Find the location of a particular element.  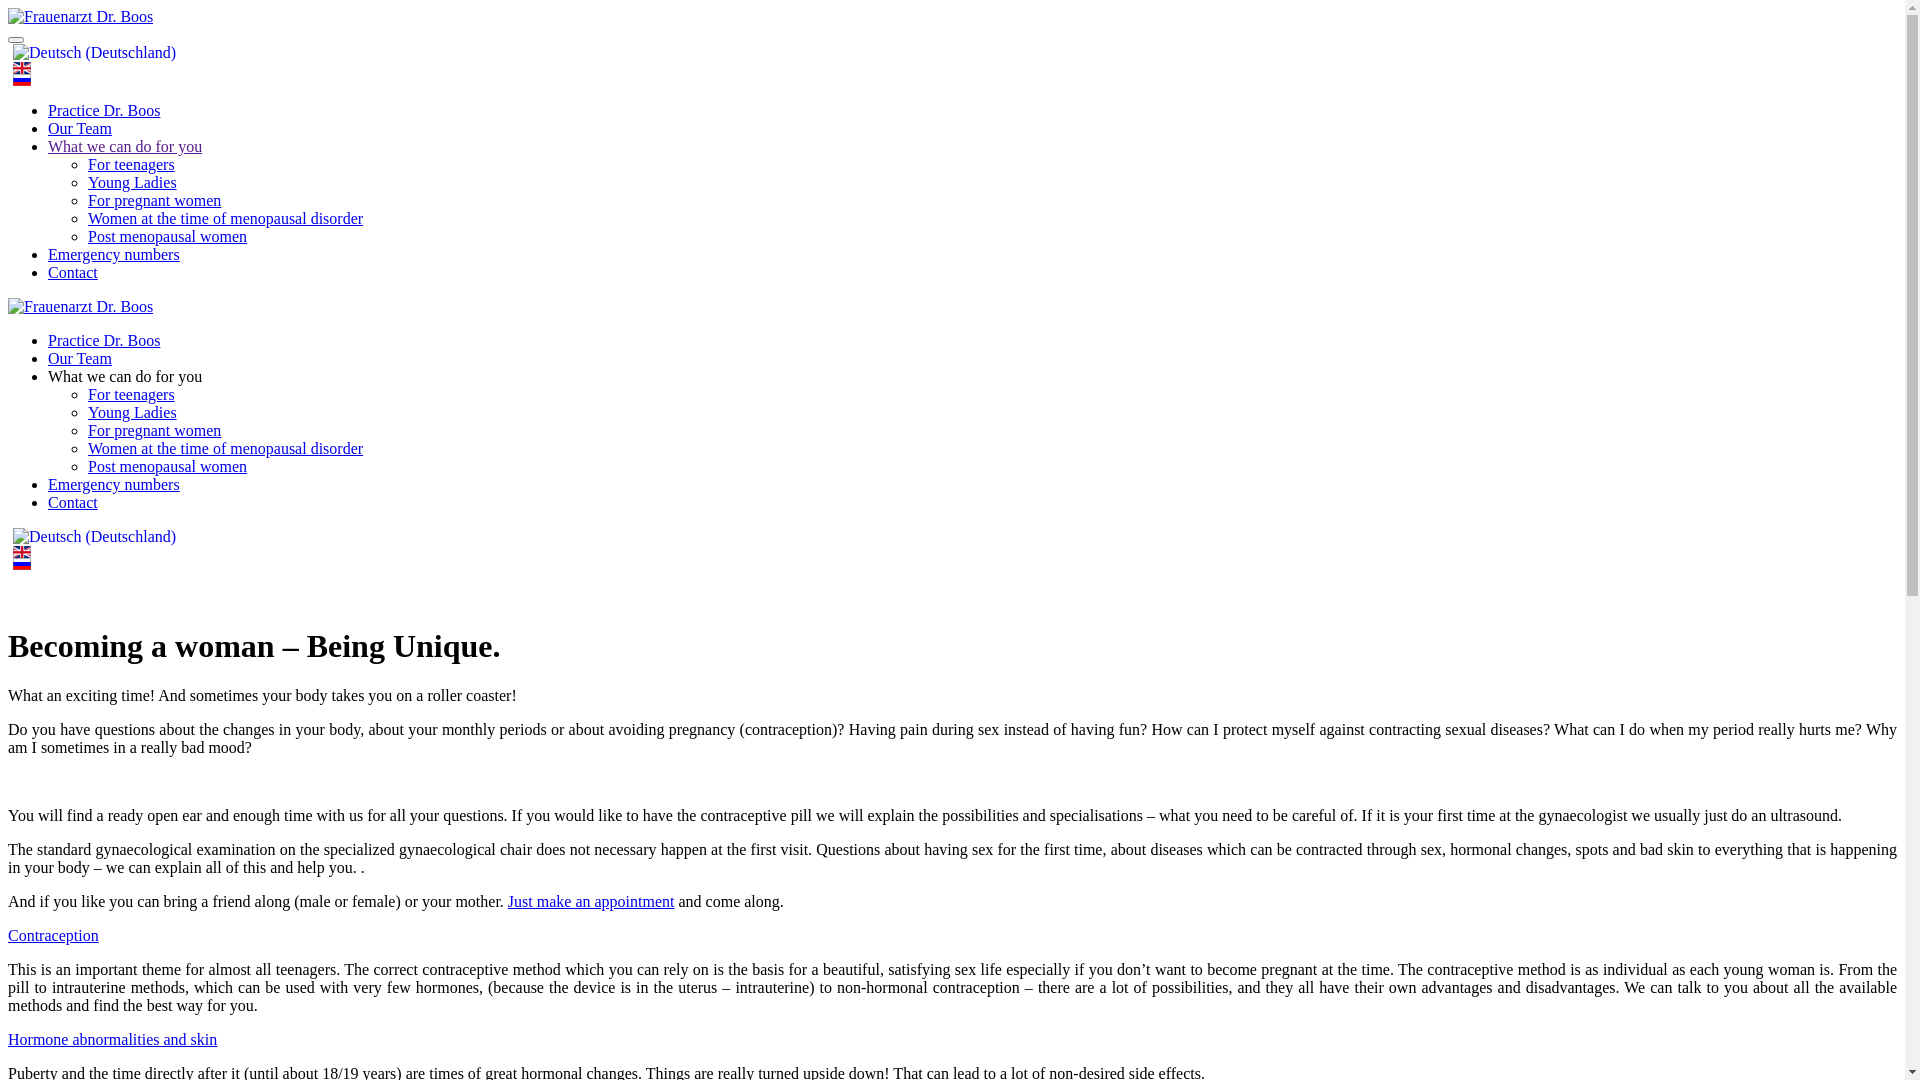

'Contraception' is located at coordinates (53, 935).